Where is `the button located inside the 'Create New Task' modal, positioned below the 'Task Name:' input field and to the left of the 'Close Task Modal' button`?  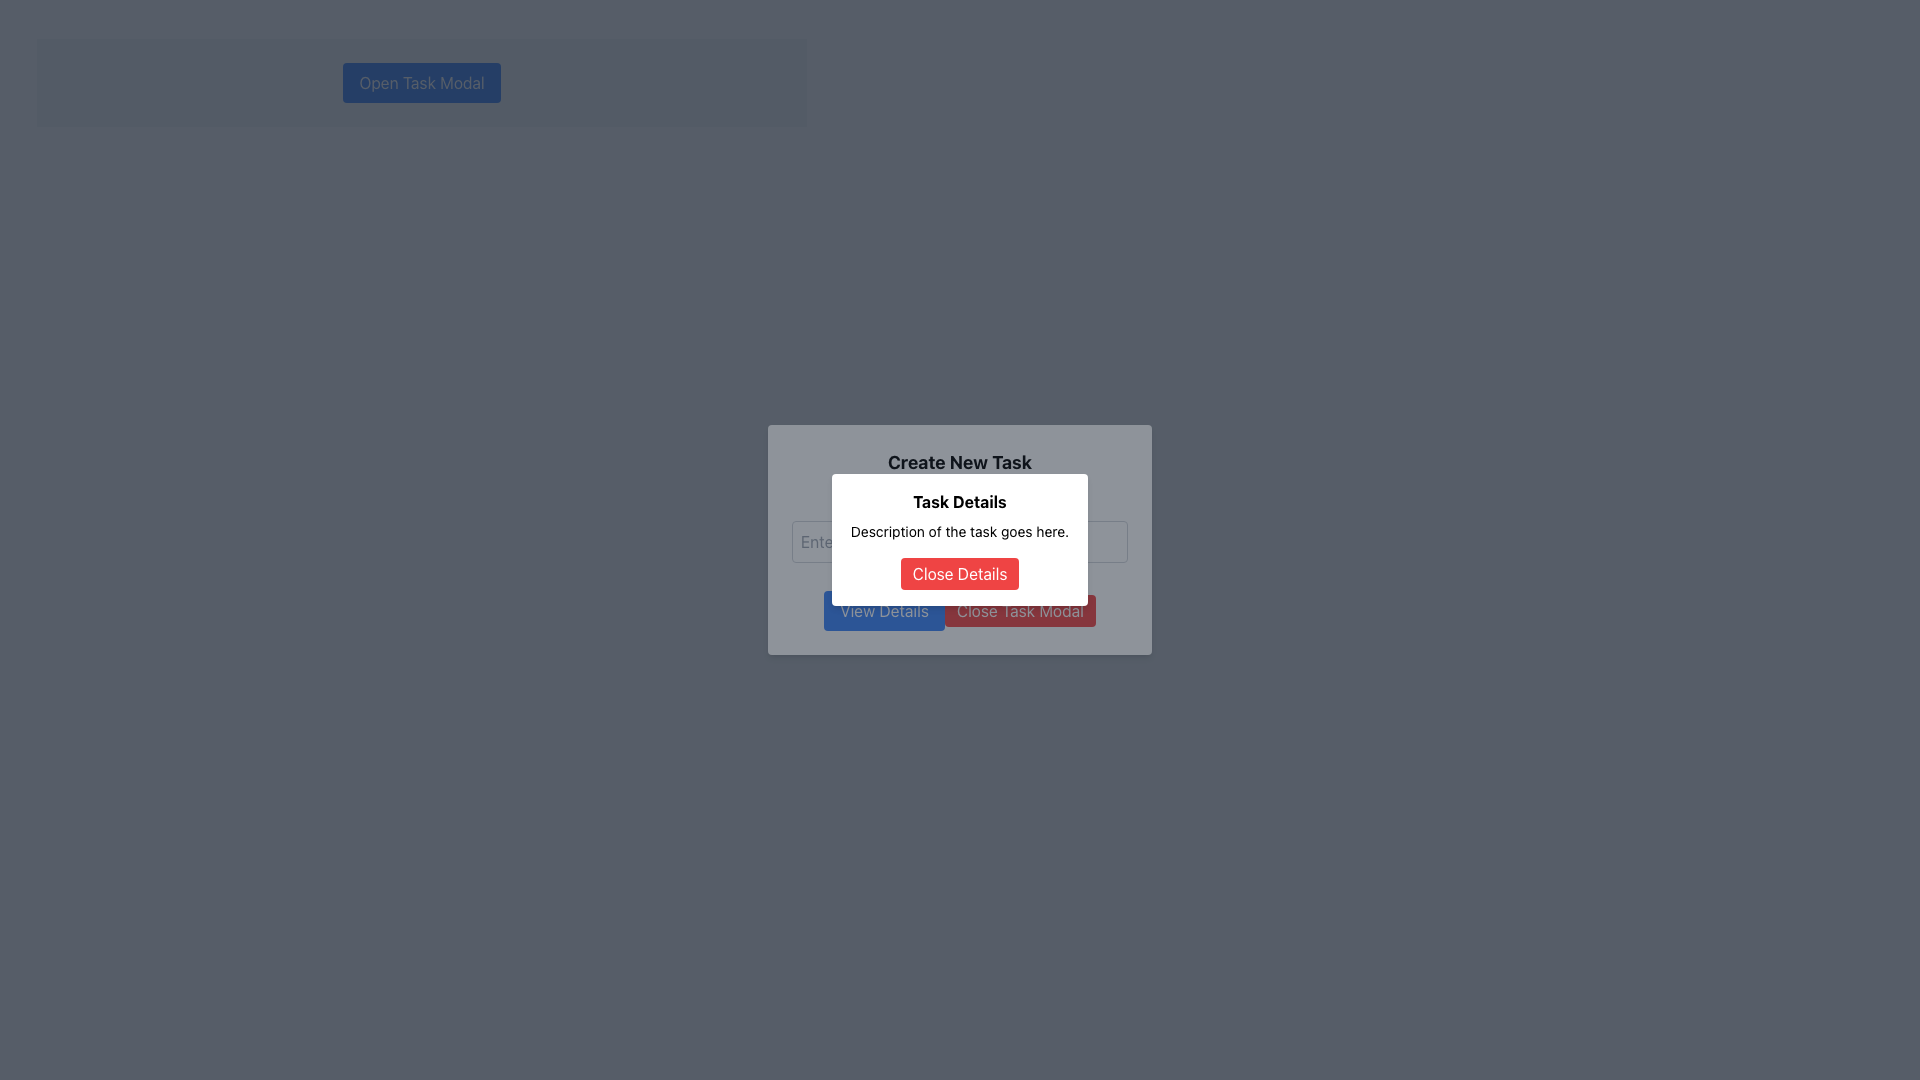
the button located inside the 'Create New Task' modal, positioned below the 'Task Name:' input field and to the left of the 'Close Task Modal' button is located at coordinates (883, 609).